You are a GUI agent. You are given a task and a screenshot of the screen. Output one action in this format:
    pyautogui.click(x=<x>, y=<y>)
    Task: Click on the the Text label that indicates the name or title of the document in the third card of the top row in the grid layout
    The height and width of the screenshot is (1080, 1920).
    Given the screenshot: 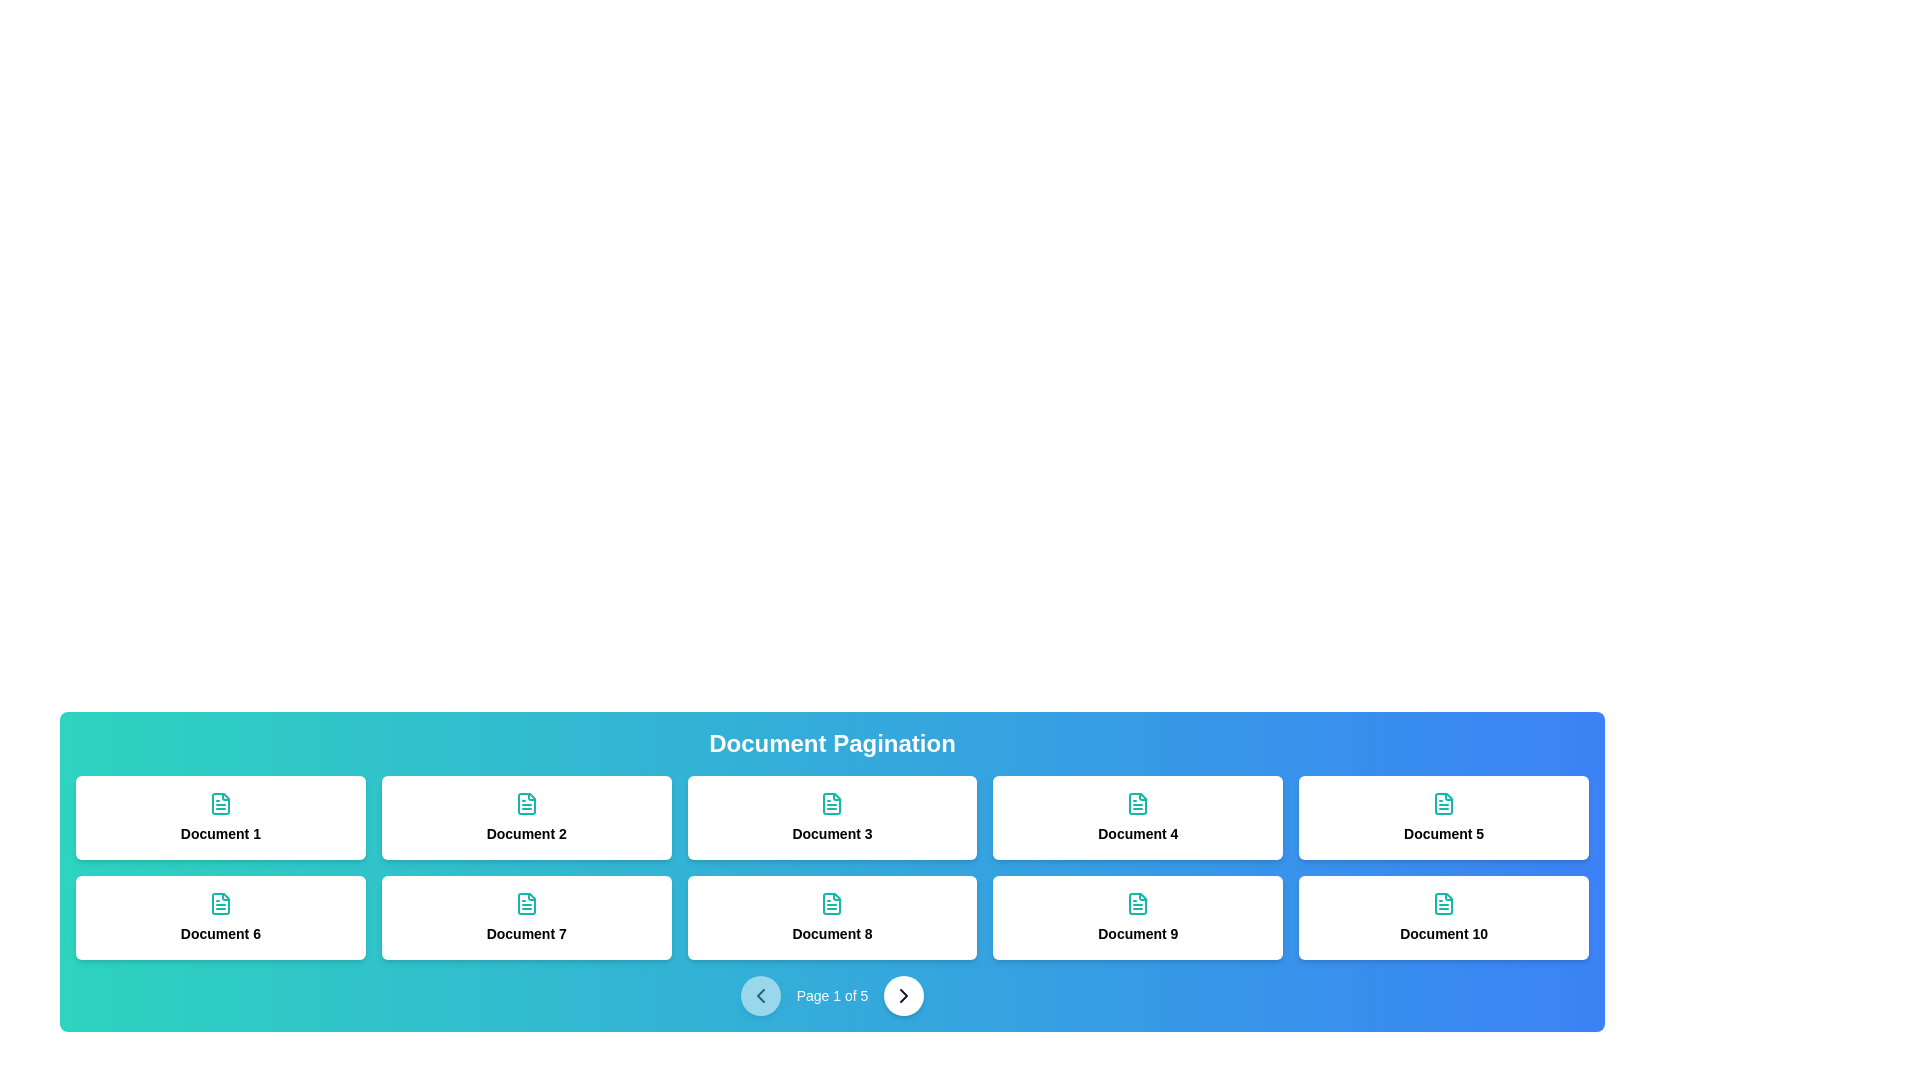 What is the action you would take?
    pyautogui.click(x=832, y=833)
    